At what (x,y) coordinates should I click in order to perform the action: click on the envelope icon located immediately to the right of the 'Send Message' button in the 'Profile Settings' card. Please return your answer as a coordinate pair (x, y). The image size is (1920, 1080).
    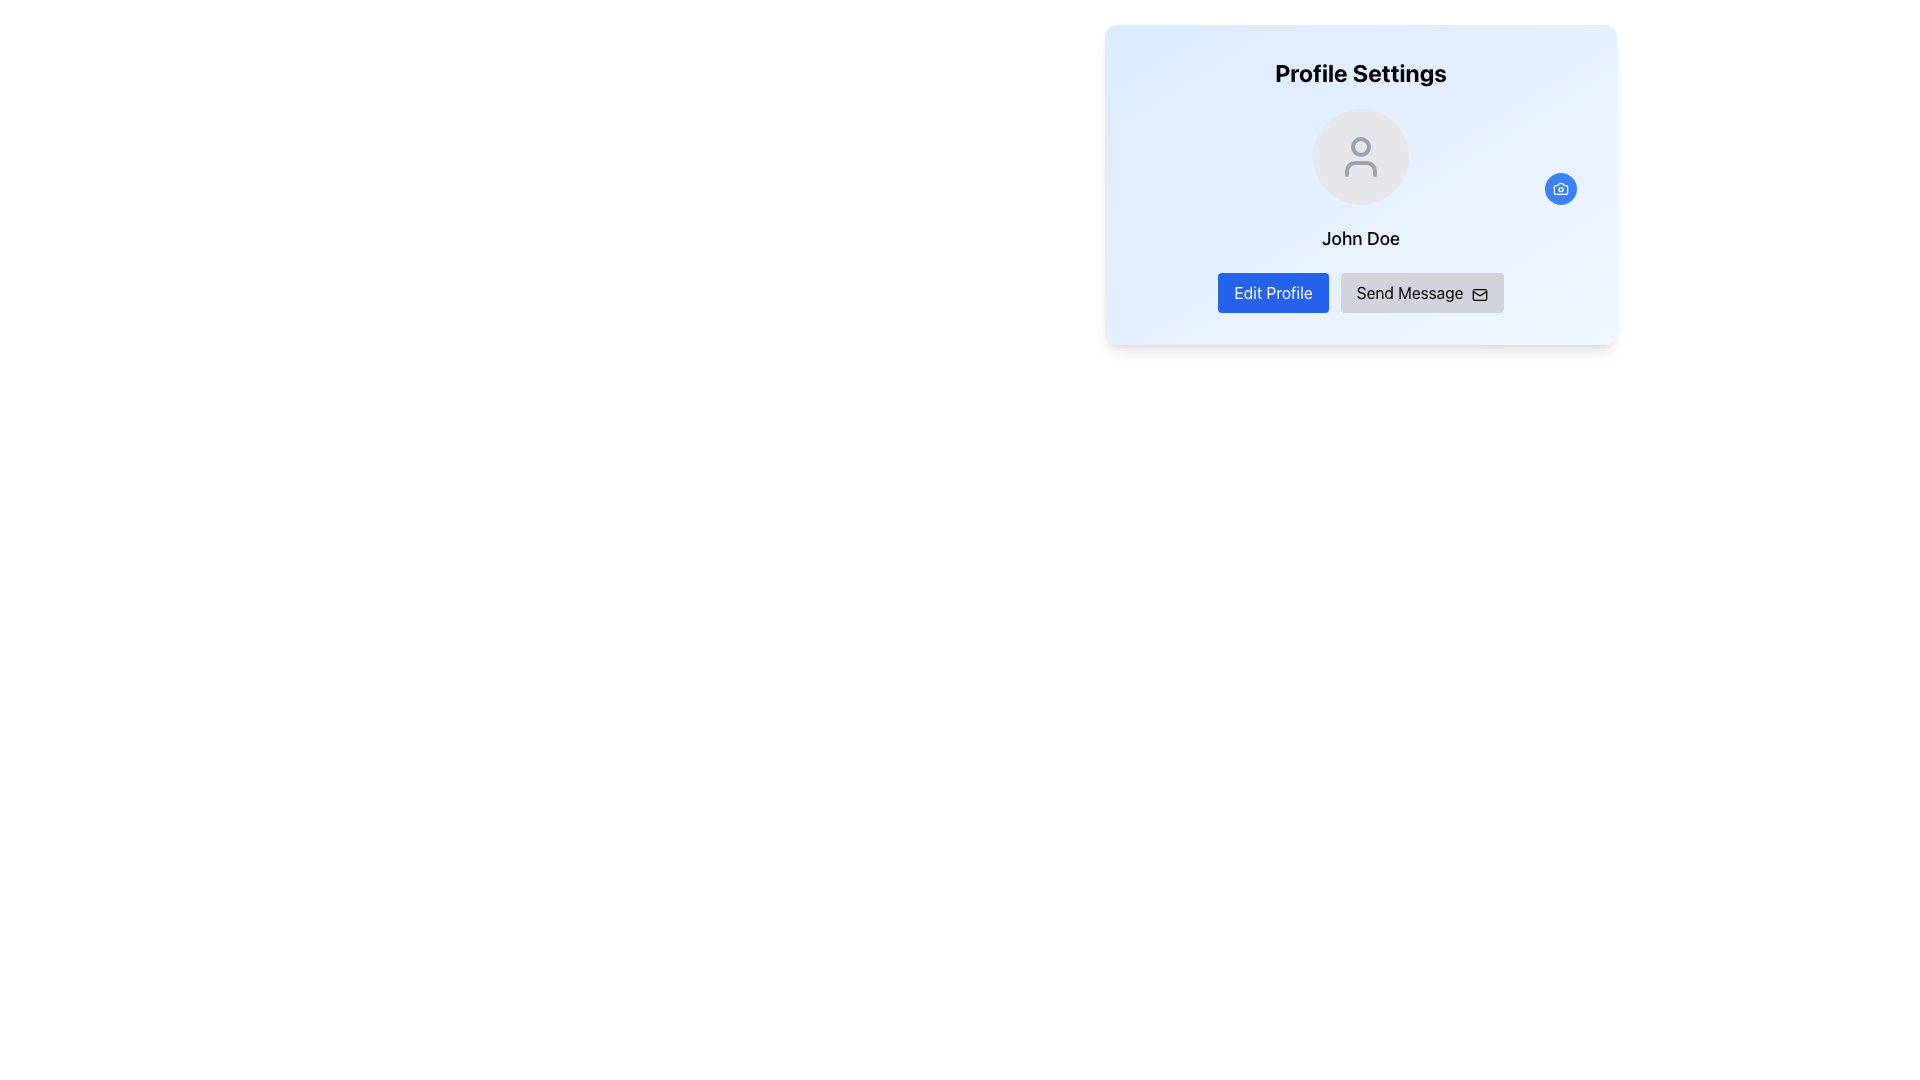
    Looking at the image, I should click on (1479, 294).